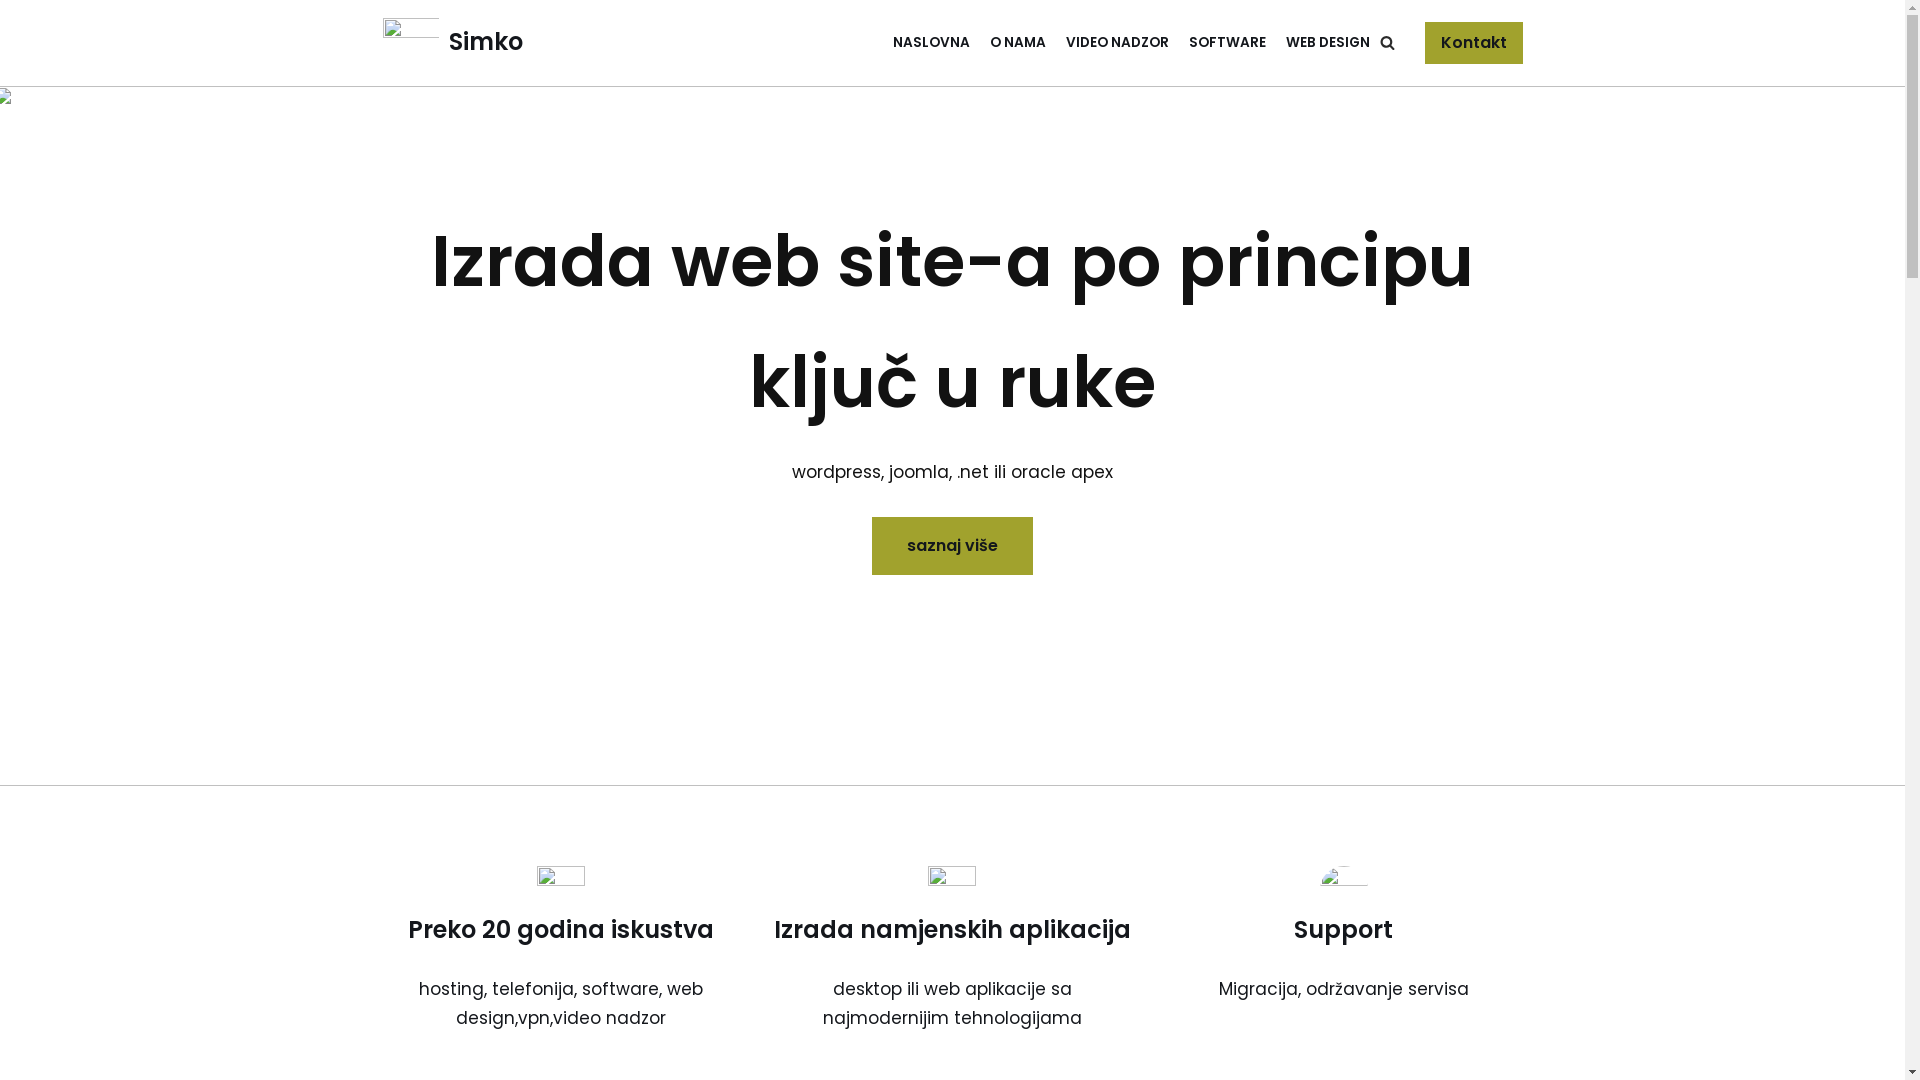 This screenshot has height=1080, width=1920. Describe the element at coordinates (1116, 42) in the screenshot. I see `'VIDEO NADZOR'` at that location.